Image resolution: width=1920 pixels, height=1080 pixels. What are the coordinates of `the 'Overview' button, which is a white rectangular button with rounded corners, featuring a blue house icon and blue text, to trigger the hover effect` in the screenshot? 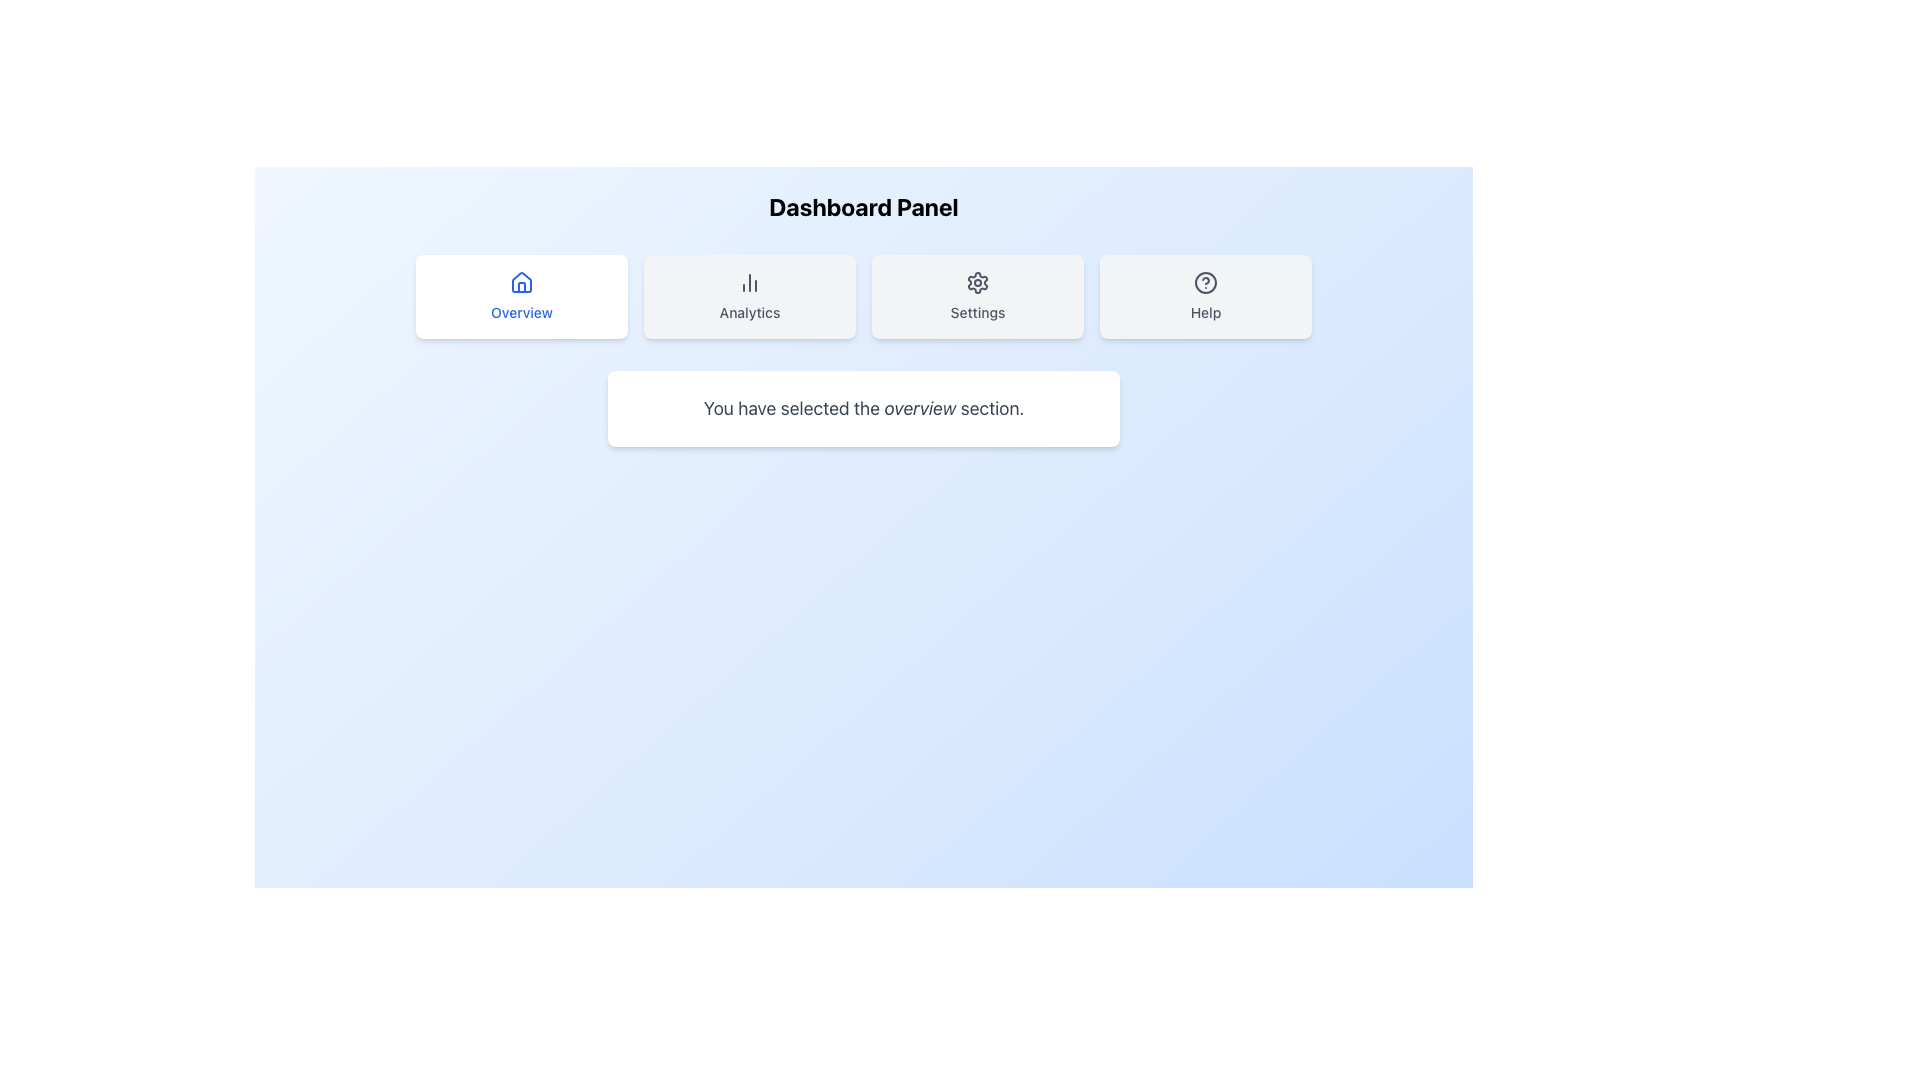 It's located at (522, 297).